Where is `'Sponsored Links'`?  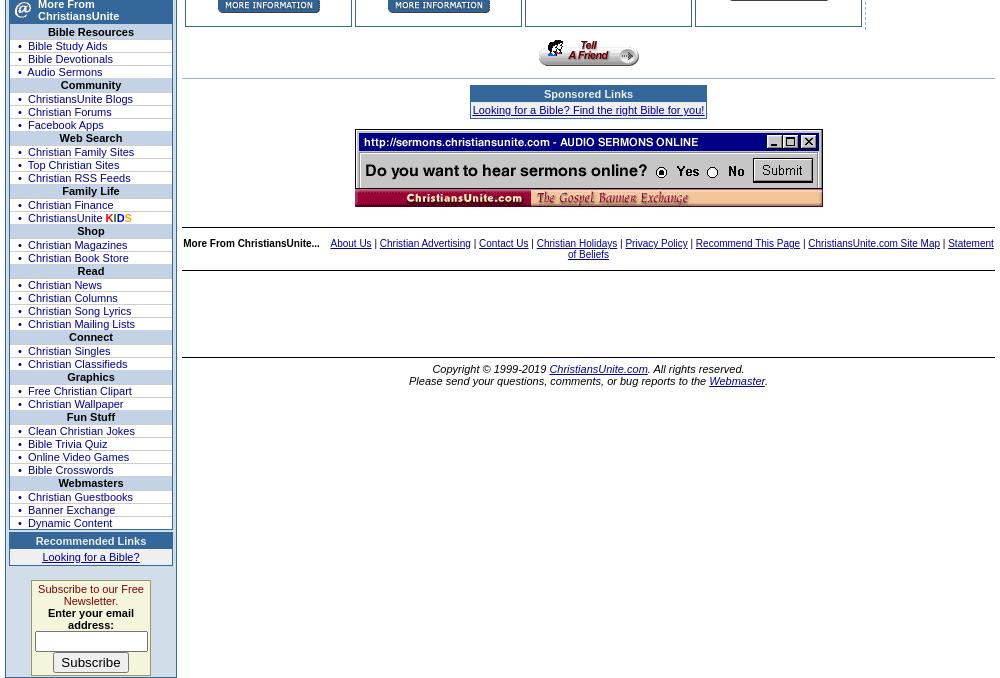
'Sponsored Links' is located at coordinates (587, 93).